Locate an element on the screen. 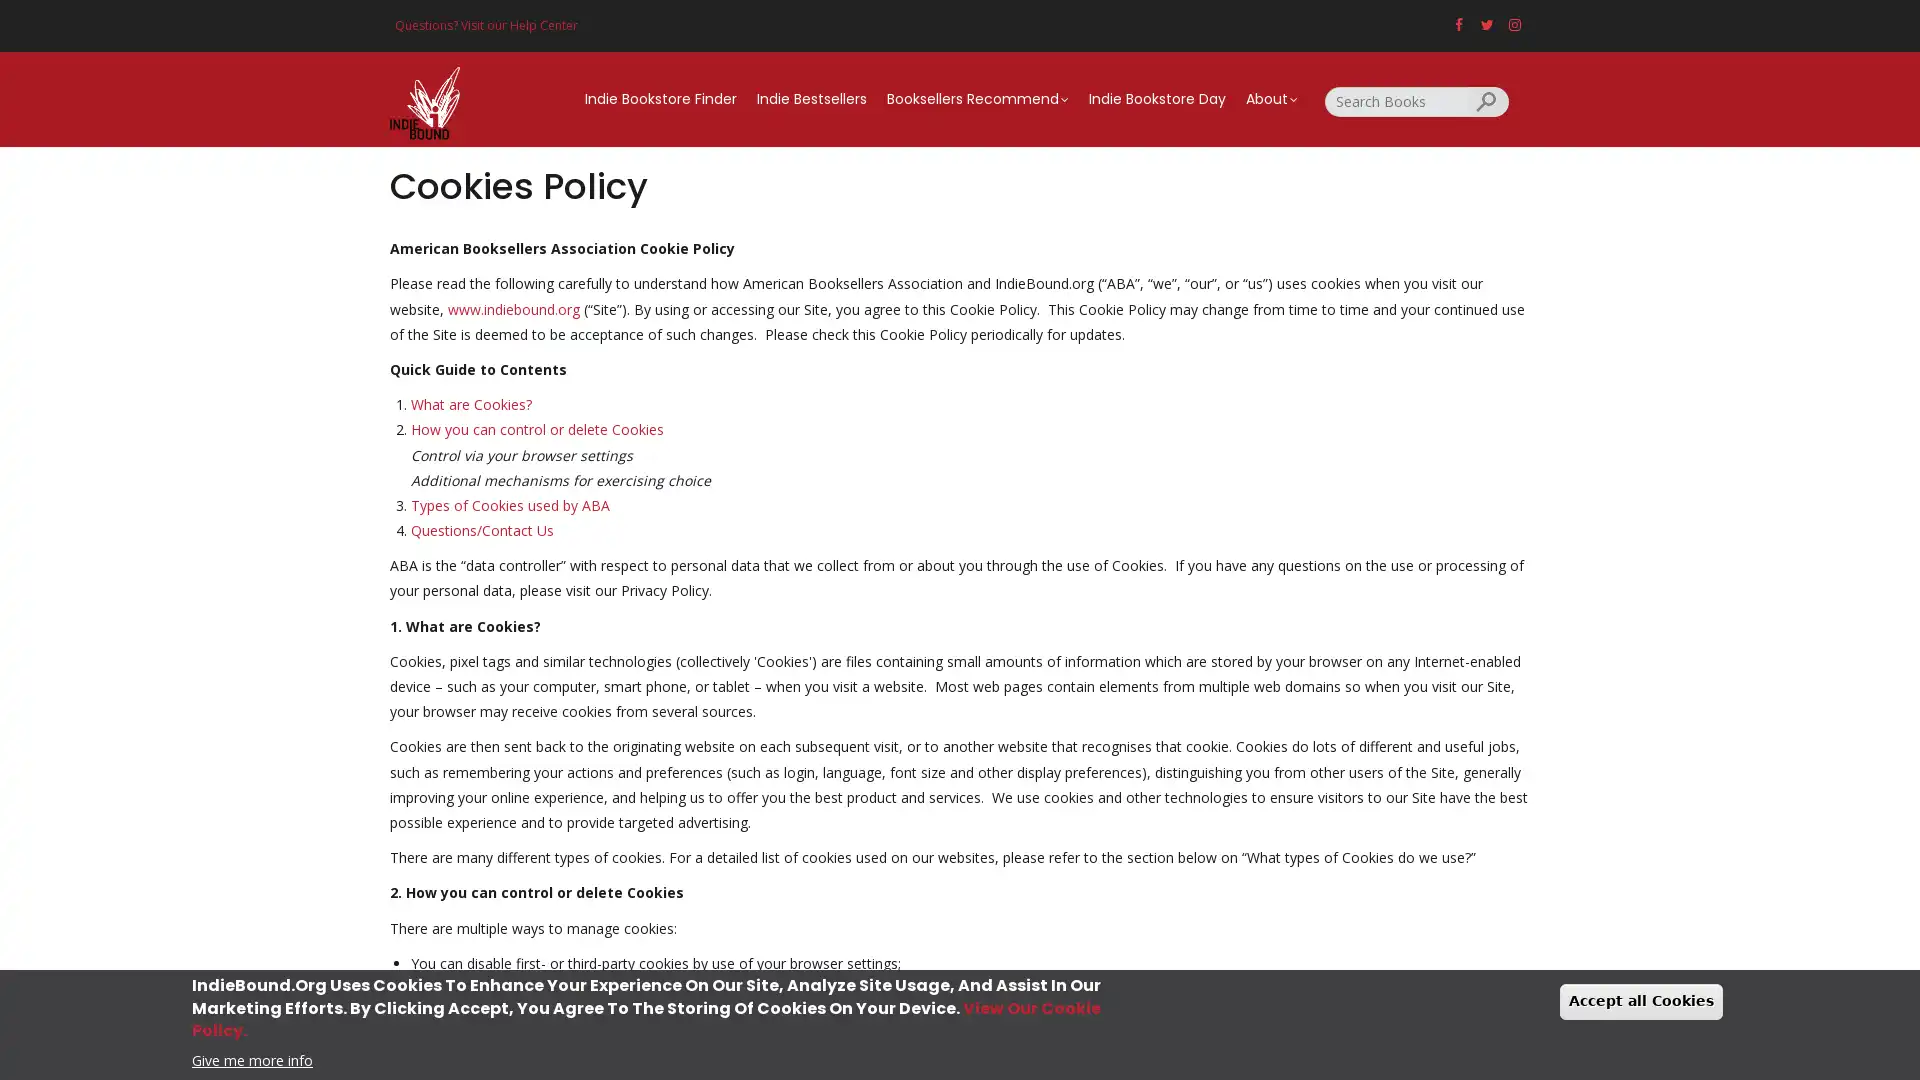 Image resolution: width=1920 pixels, height=1080 pixels. Search is located at coordinates (1488, 100).